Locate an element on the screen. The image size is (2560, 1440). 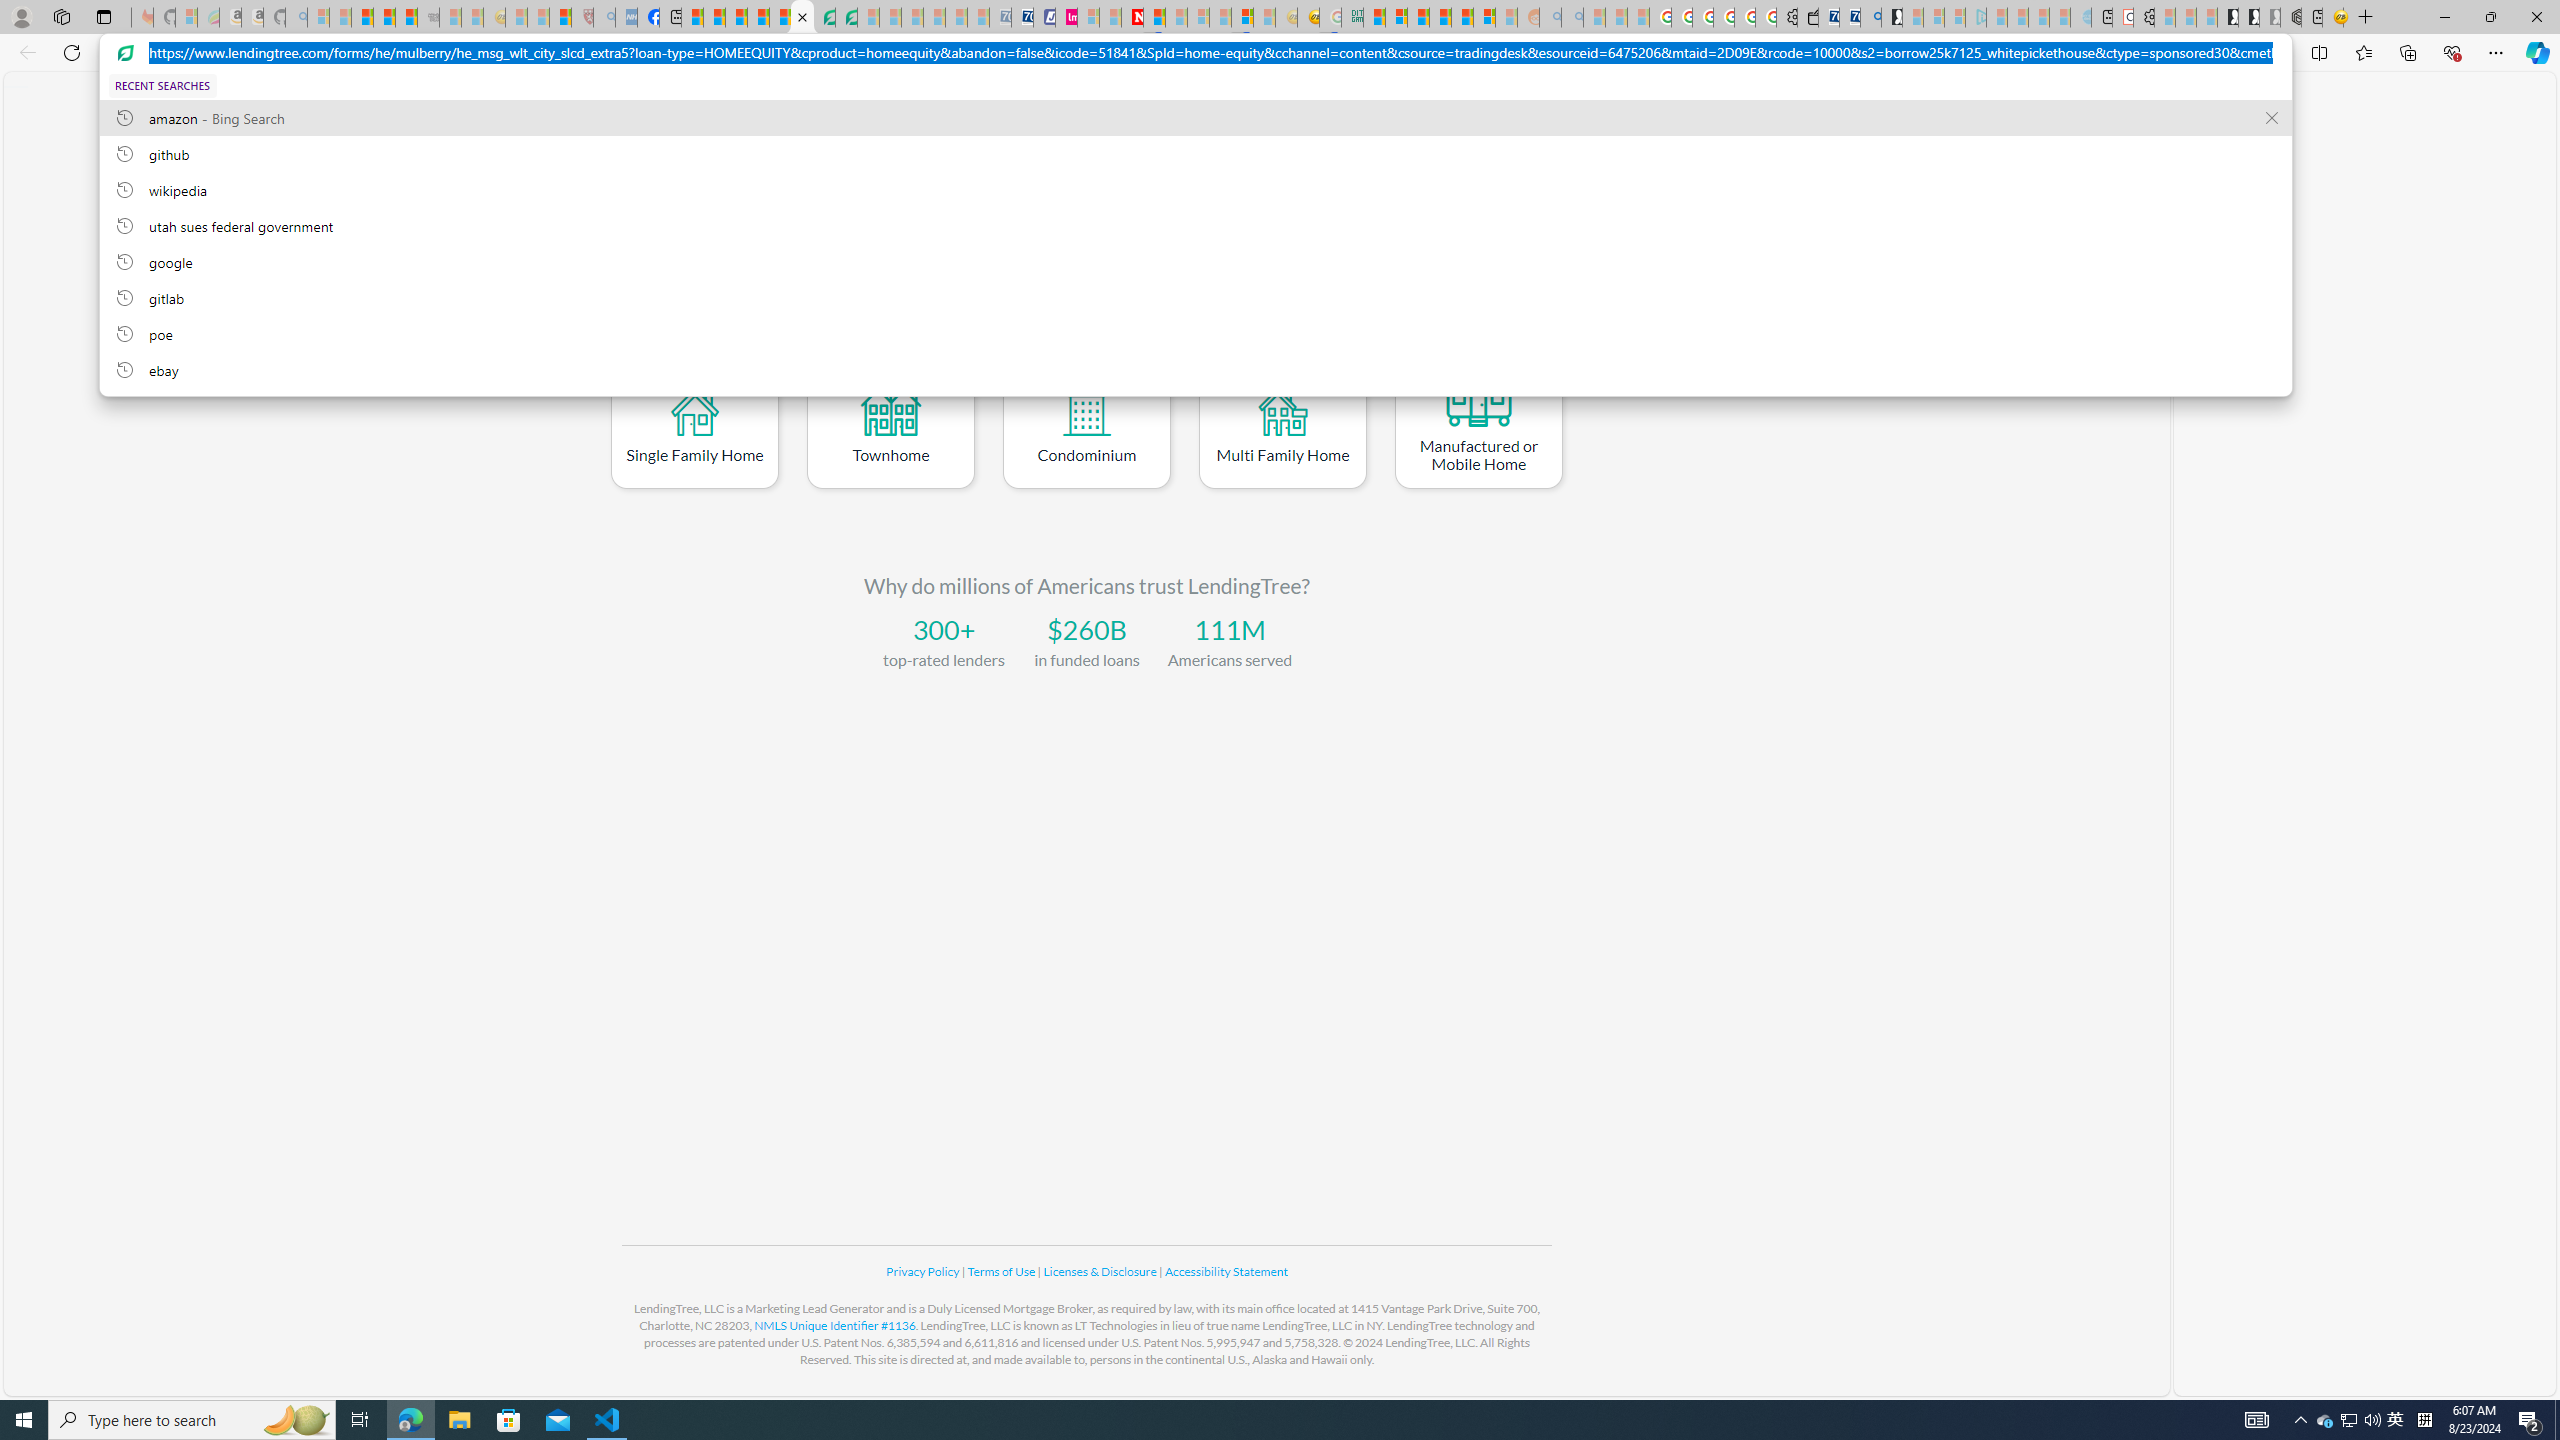
'New Report Confirms 2023 Was Record Hot | Watch' is located at coordinates (404, 16).